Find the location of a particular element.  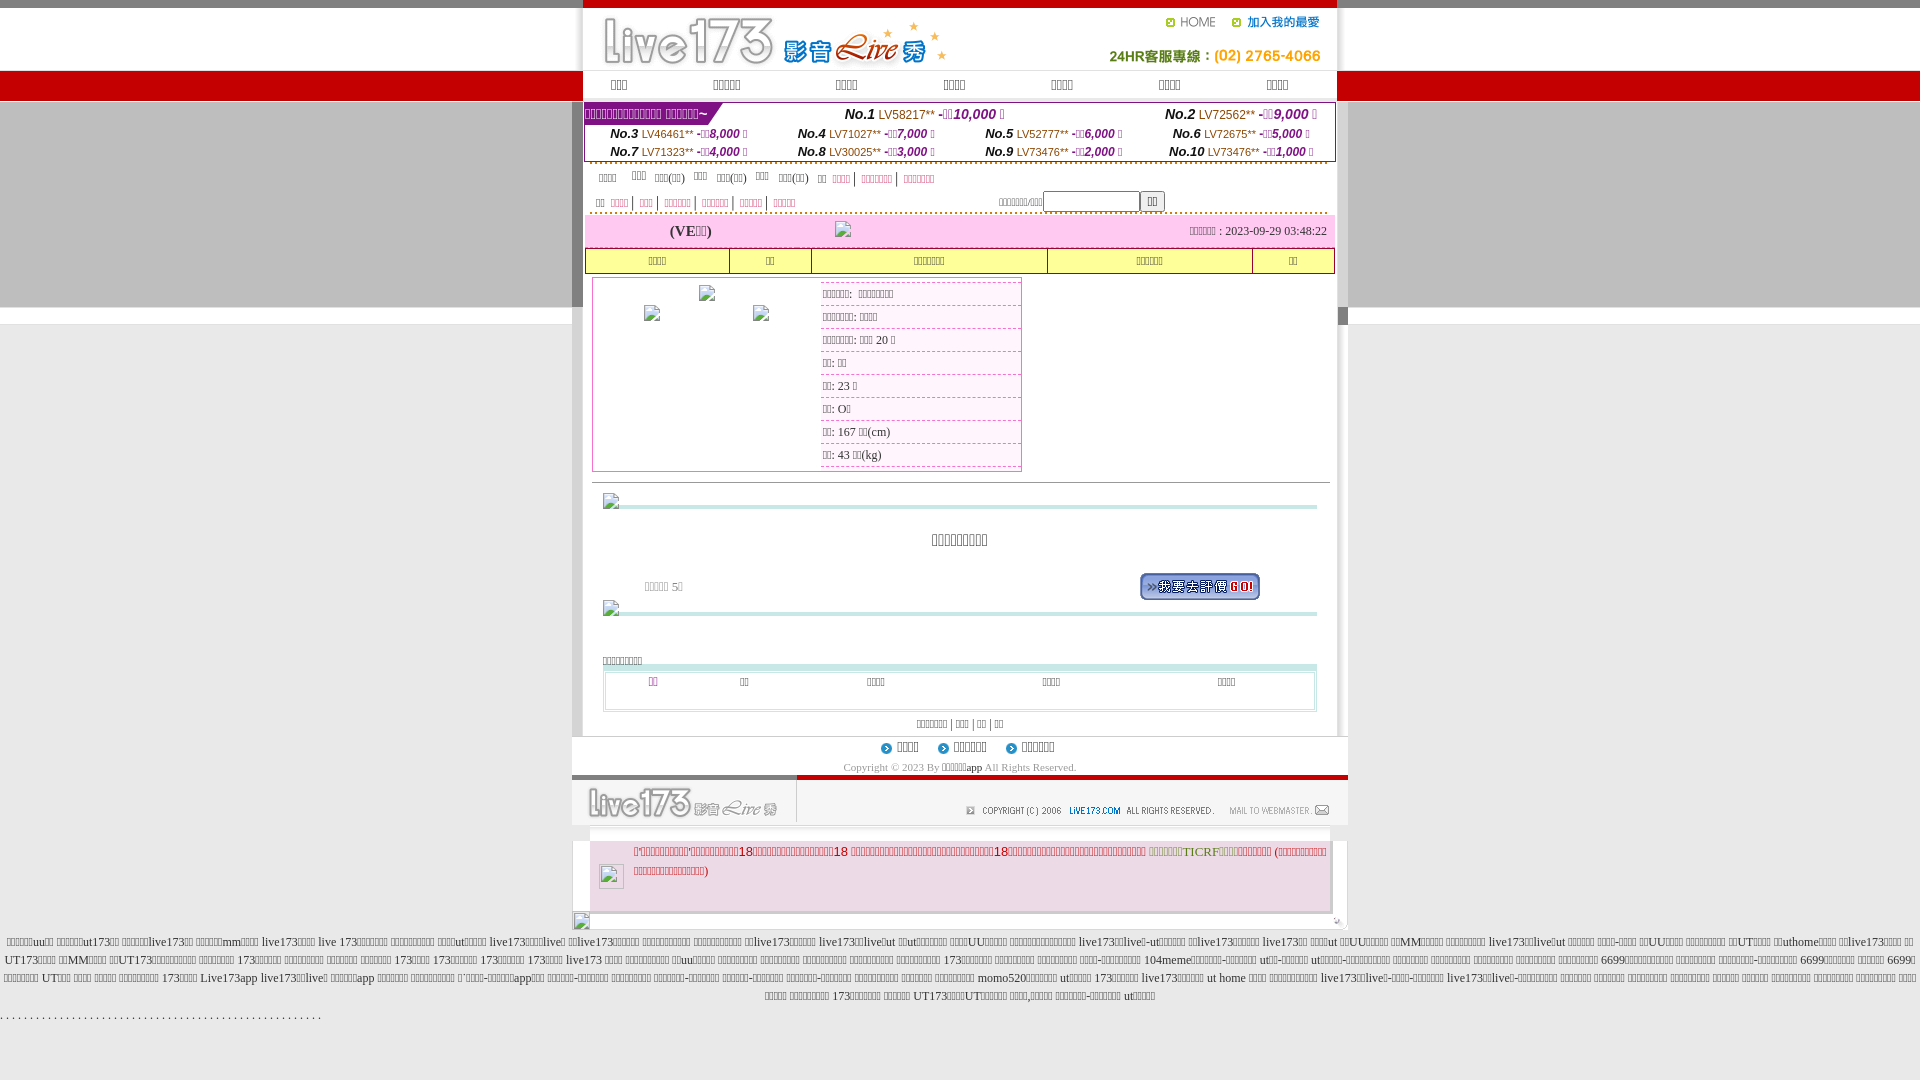

'.' is located at coordinates (84, 1014).